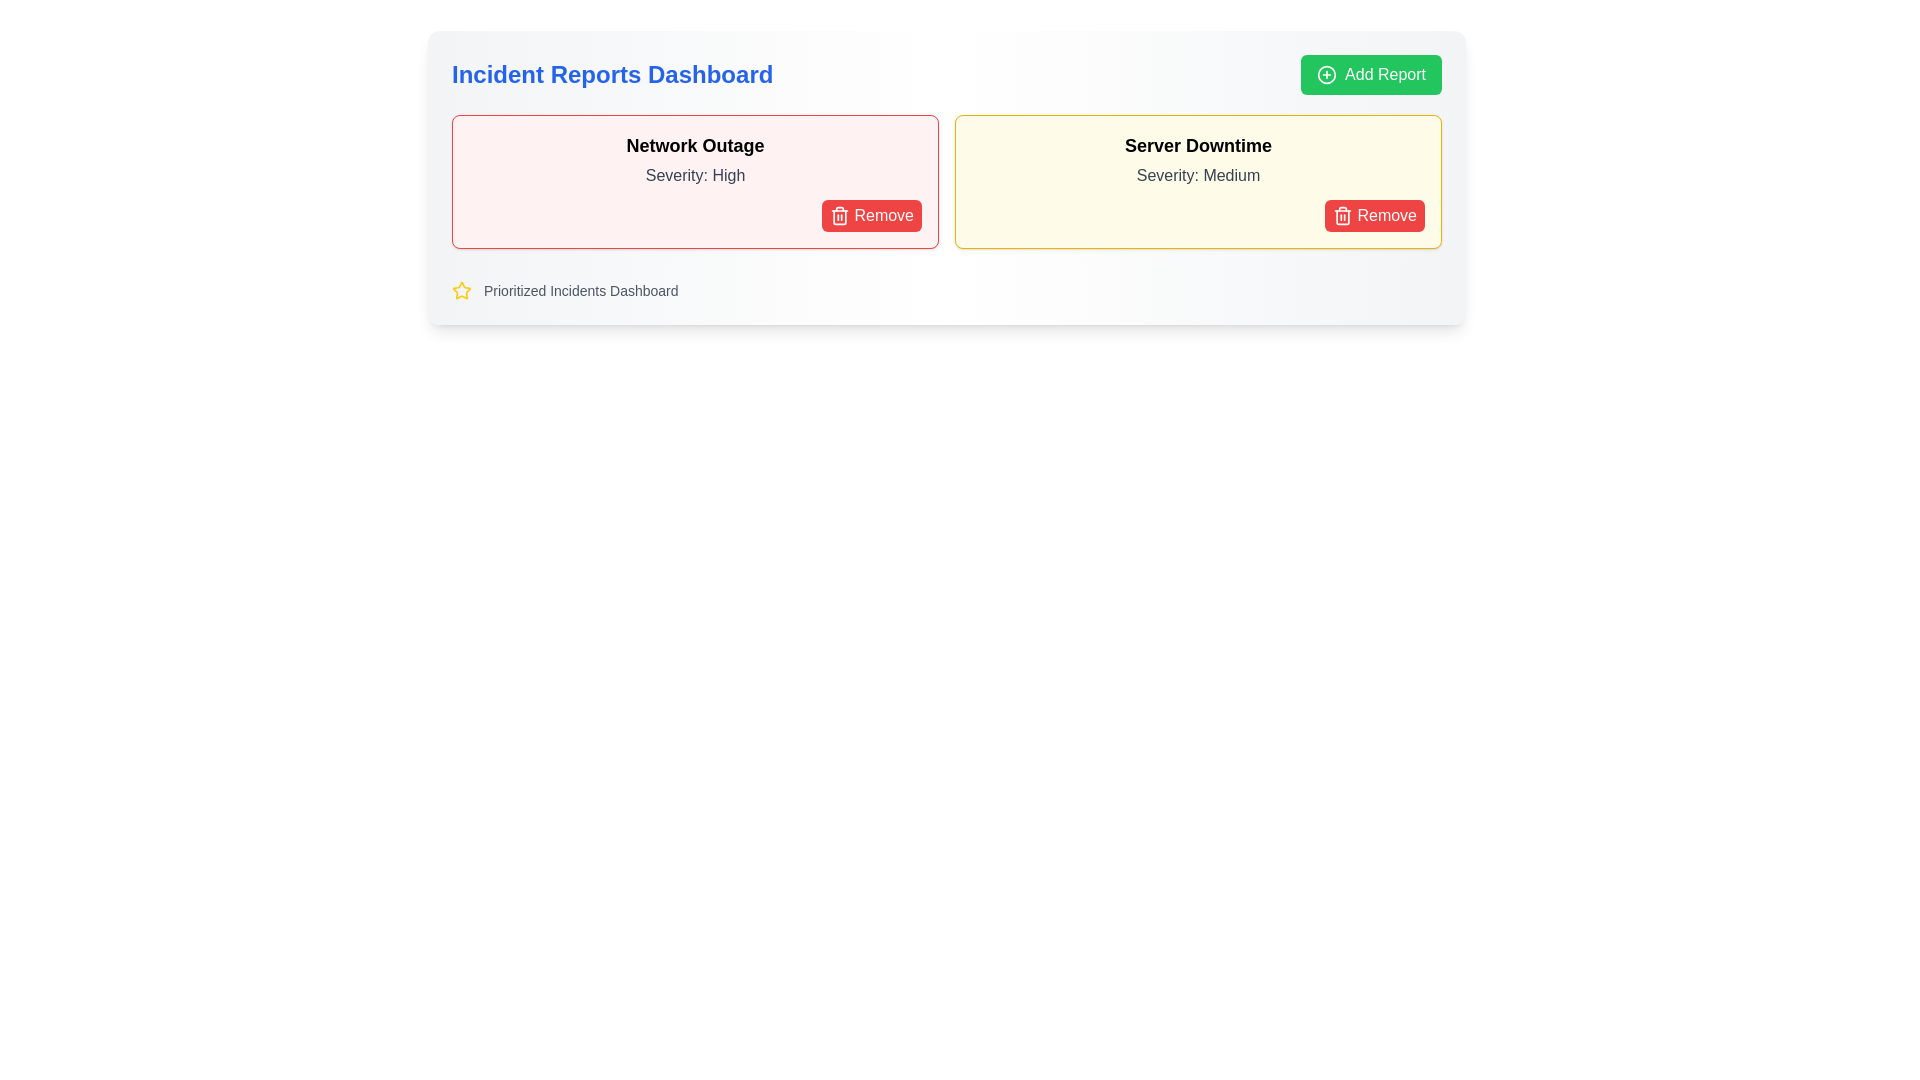 The image size is (1920, 1080). I want to click on the delete action icon located within the 'Remove' button to the right side of the 'Network Outage' panel, so click(840, 216).